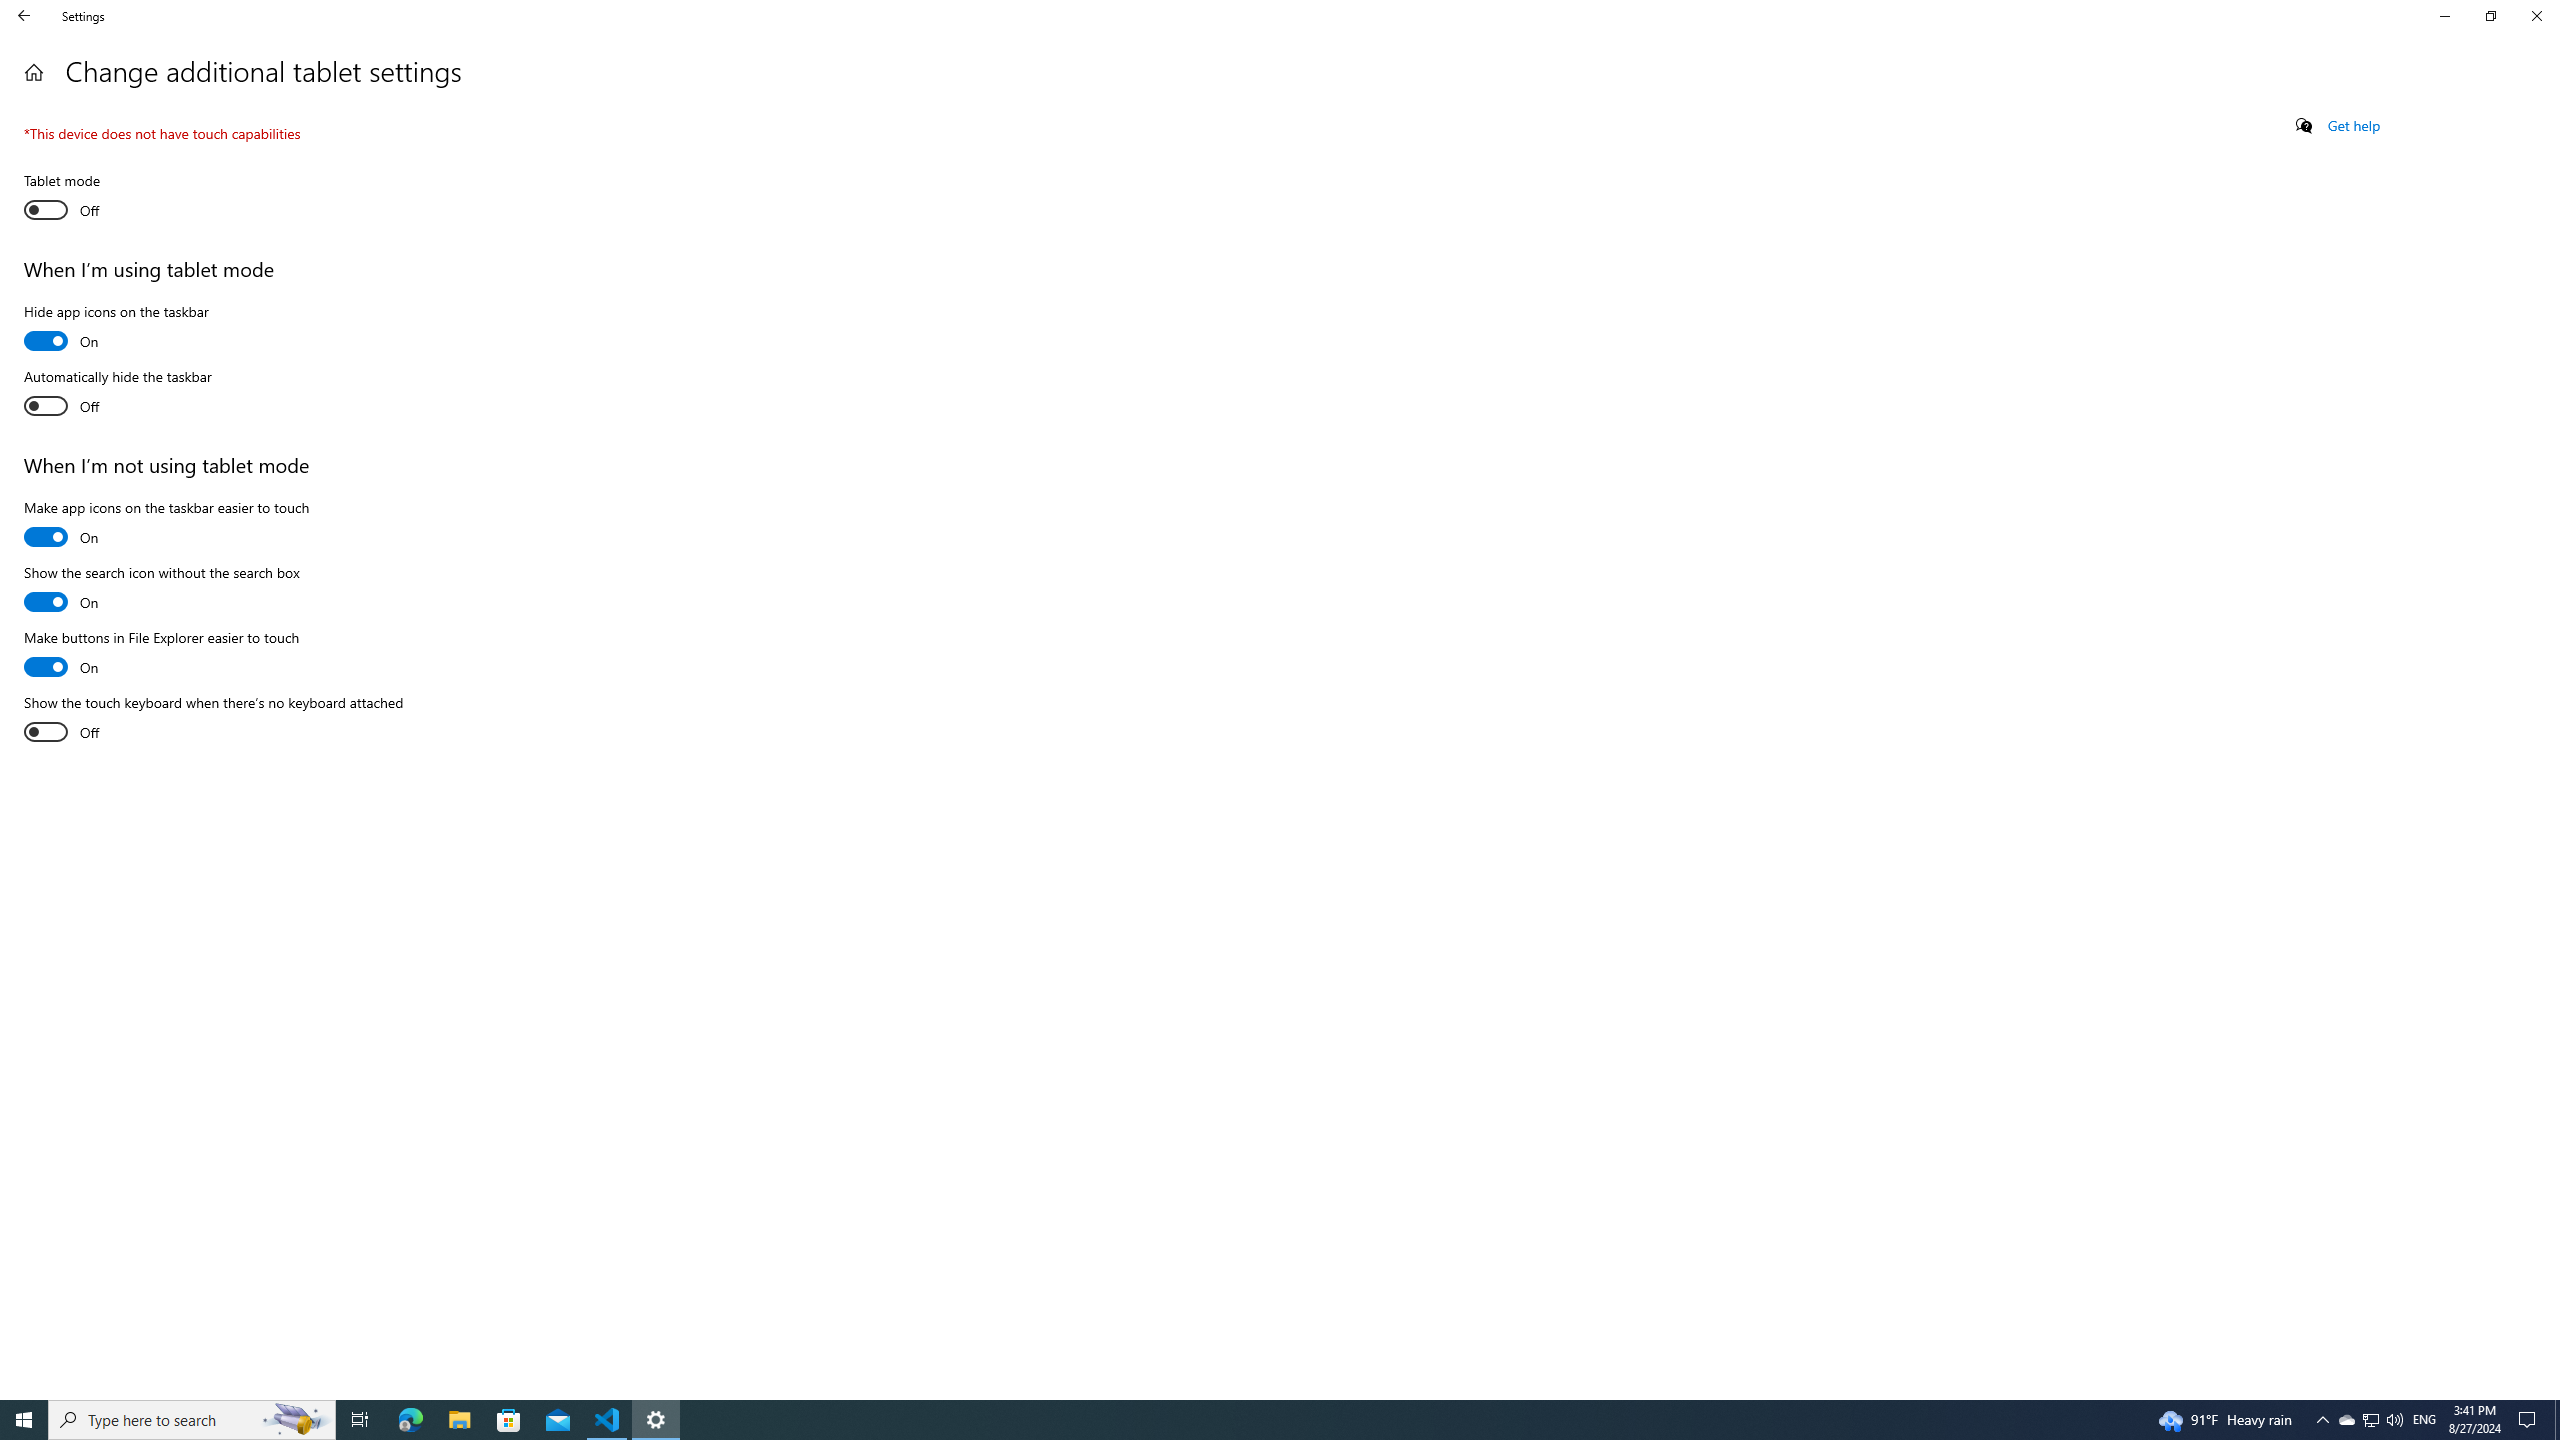 The width and height of the screenshot is (2560, 1440). What do you see at coordinates (2443, 15) in the screenshot?
I see `'Minimize Settings'` at bounding box center [2443, 15].